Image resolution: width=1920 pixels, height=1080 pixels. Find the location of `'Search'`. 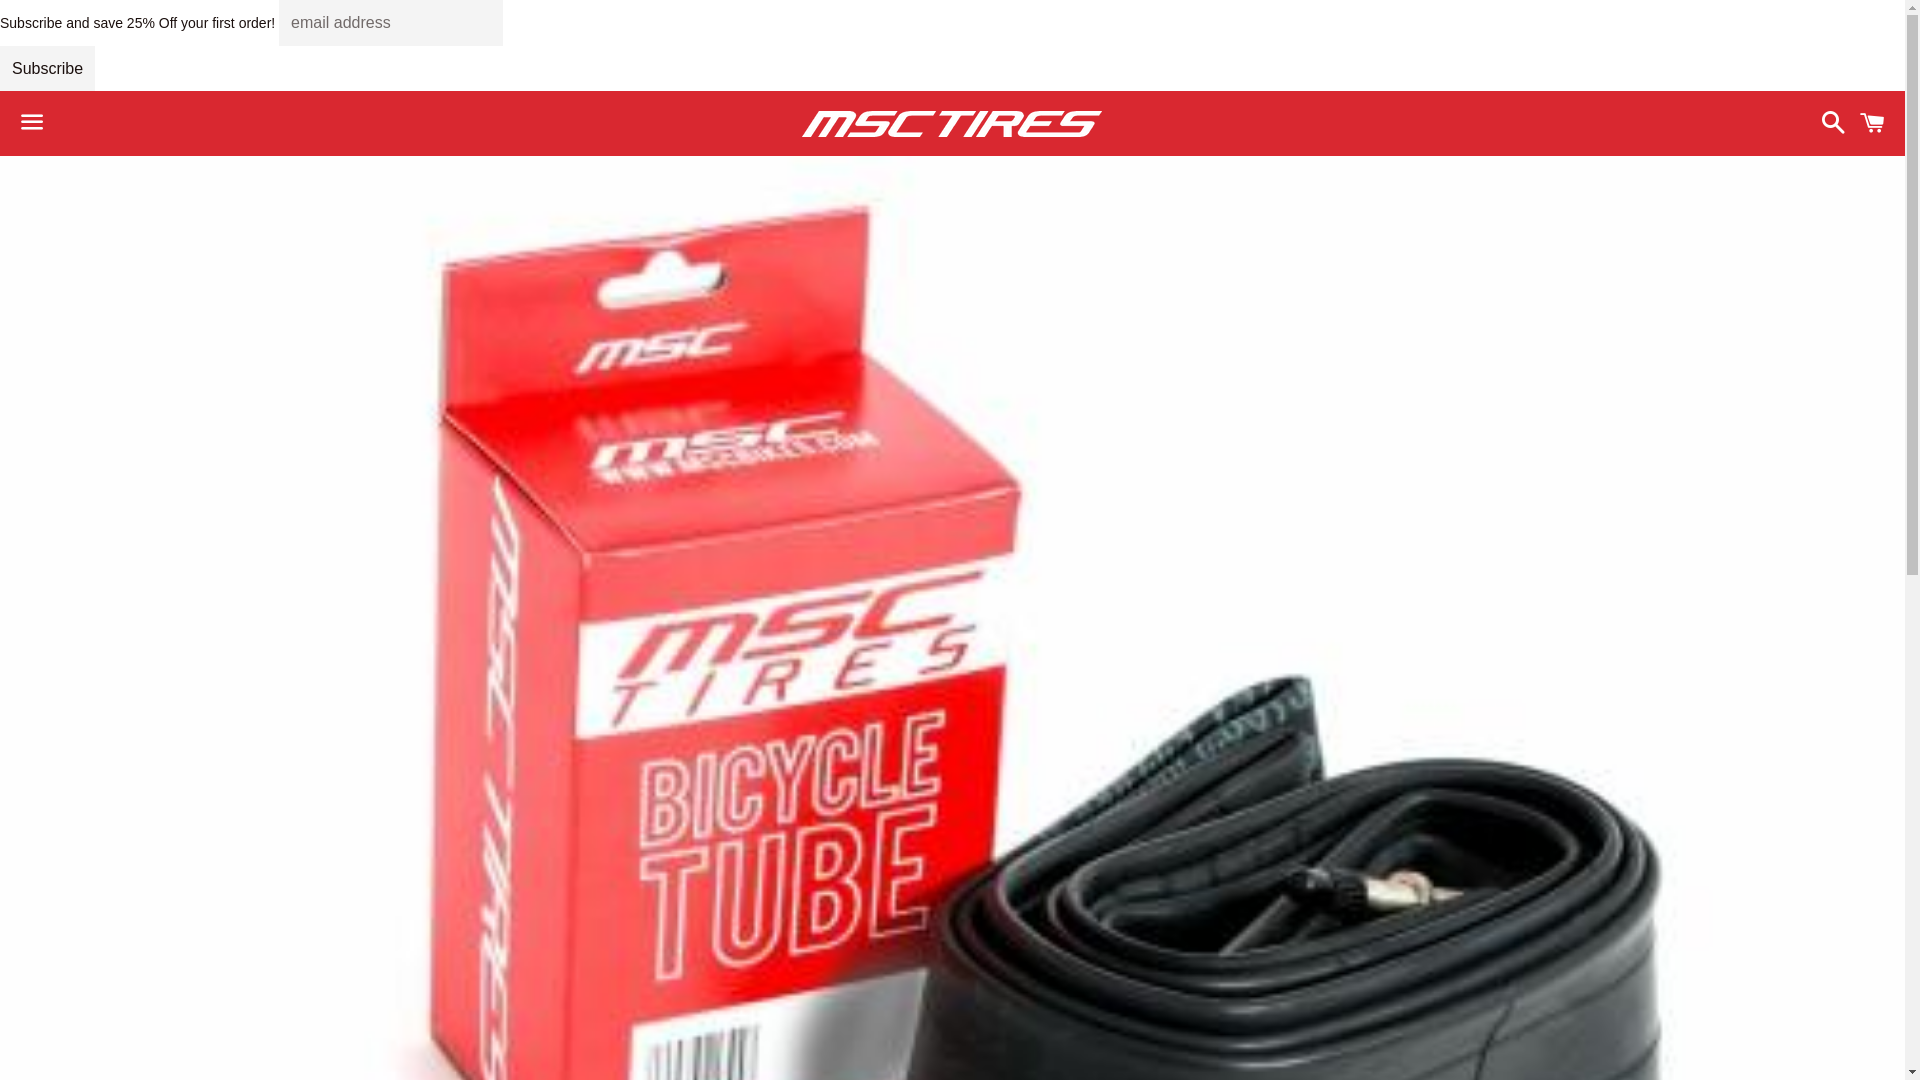

'Search' is located at coordinates (1828, 123).